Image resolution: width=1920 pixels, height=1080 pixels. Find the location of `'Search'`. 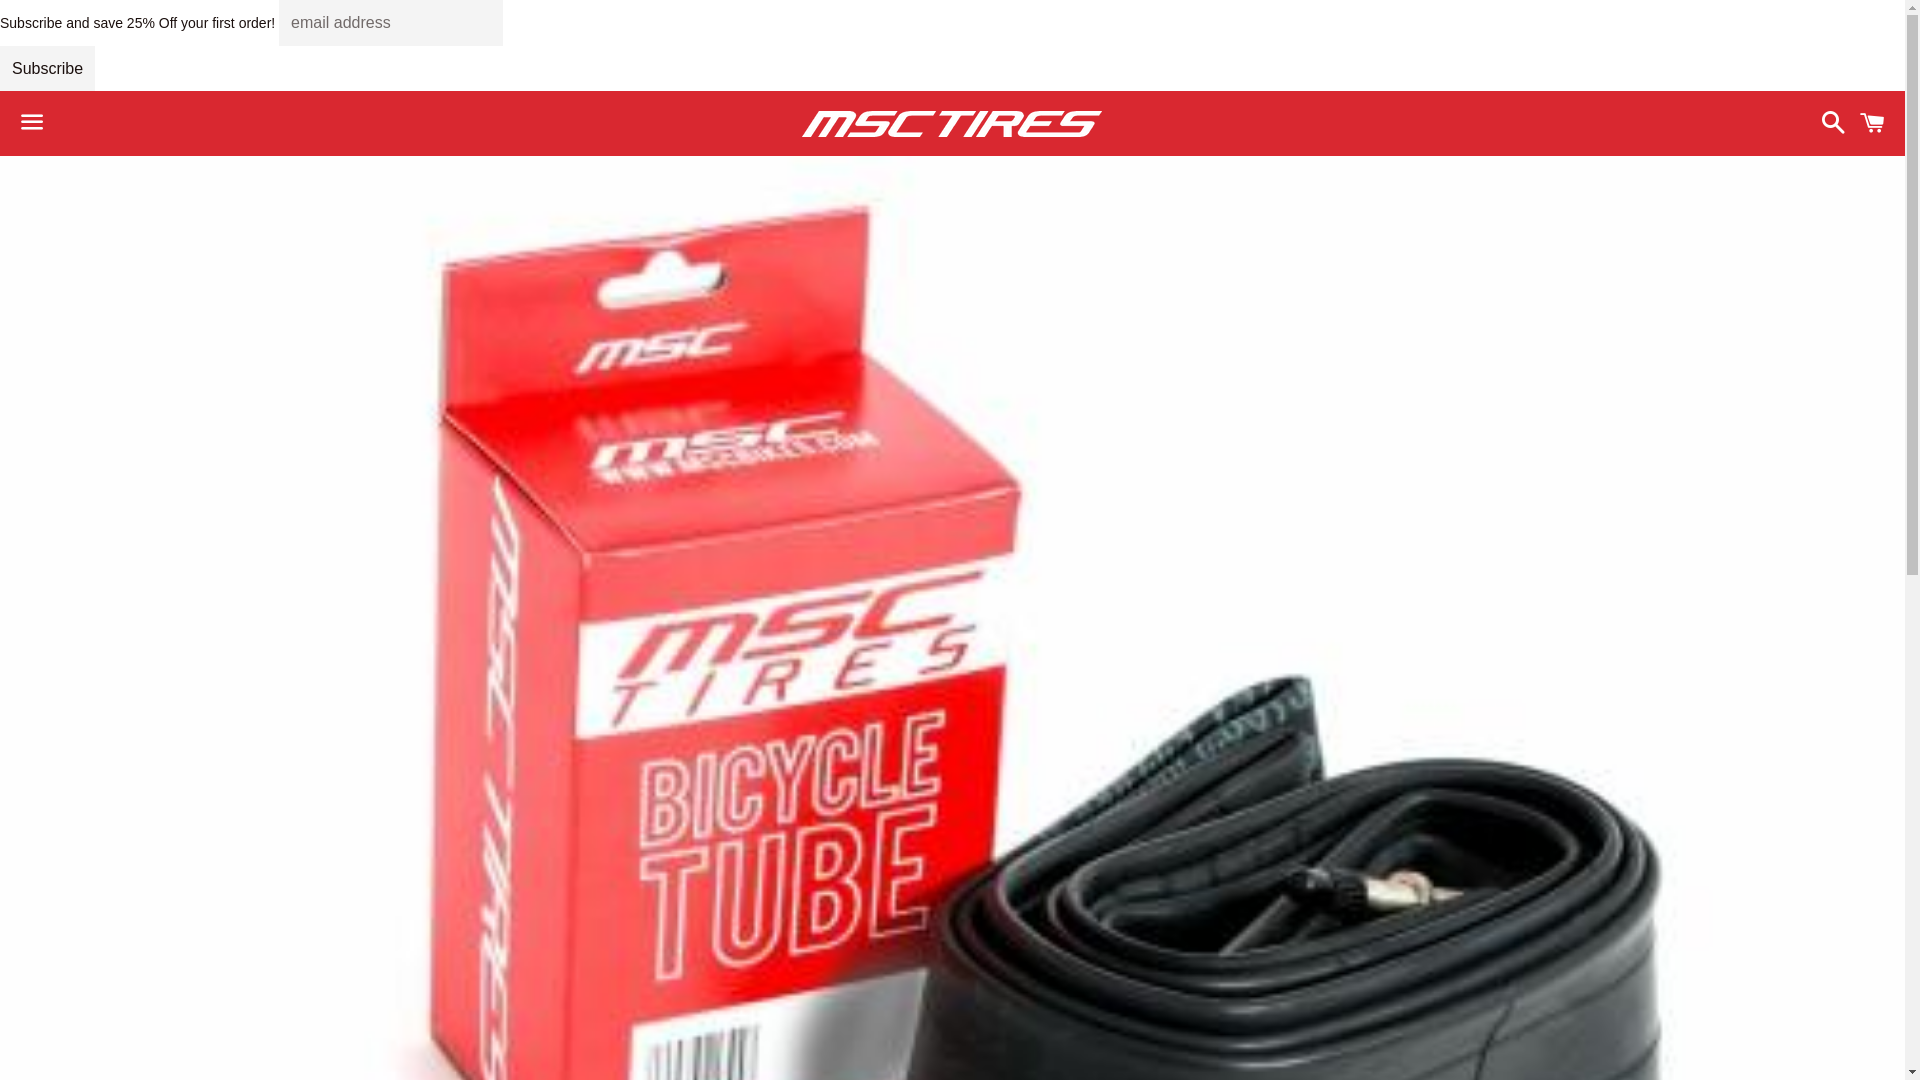

'Search' is located at coordinates (1828, 123).